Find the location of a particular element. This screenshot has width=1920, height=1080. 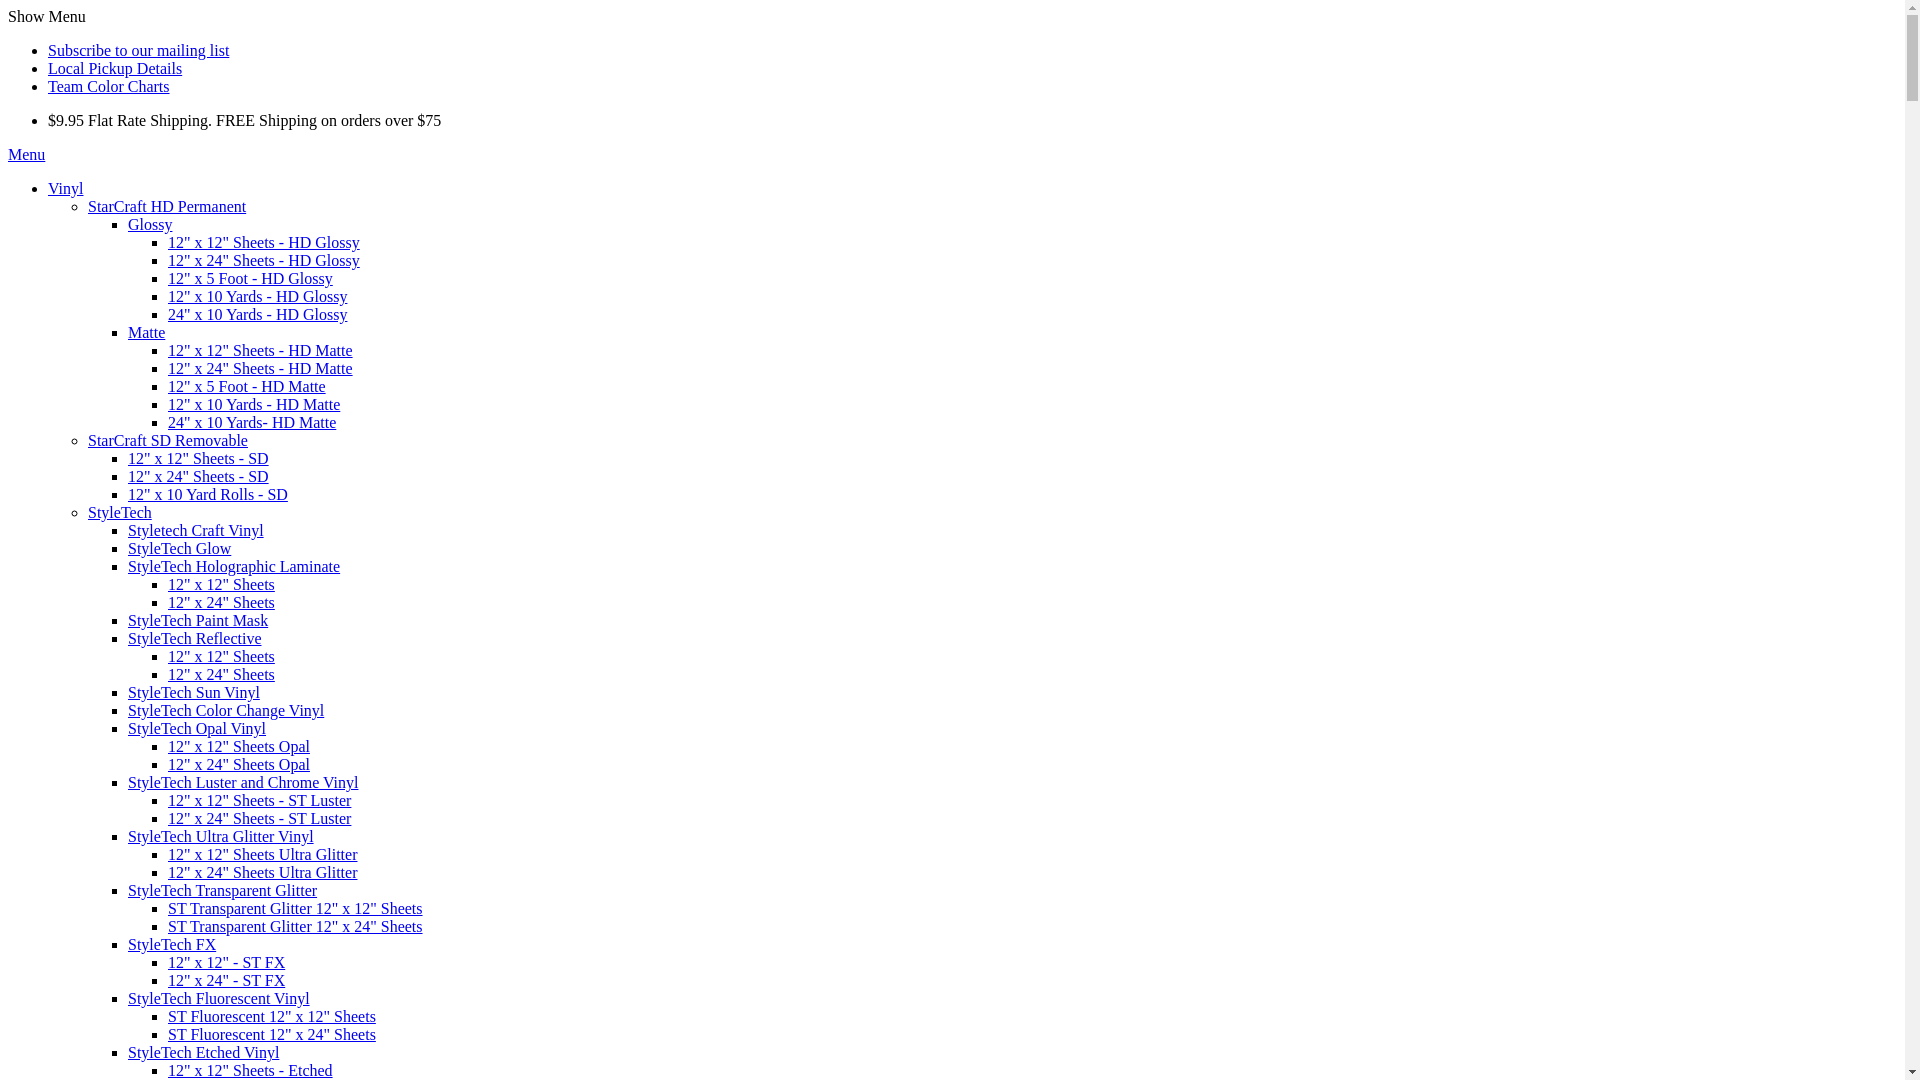

'ST Transparent Glitter 12" x 12" Sheets' is located at coordinates (294, 908).